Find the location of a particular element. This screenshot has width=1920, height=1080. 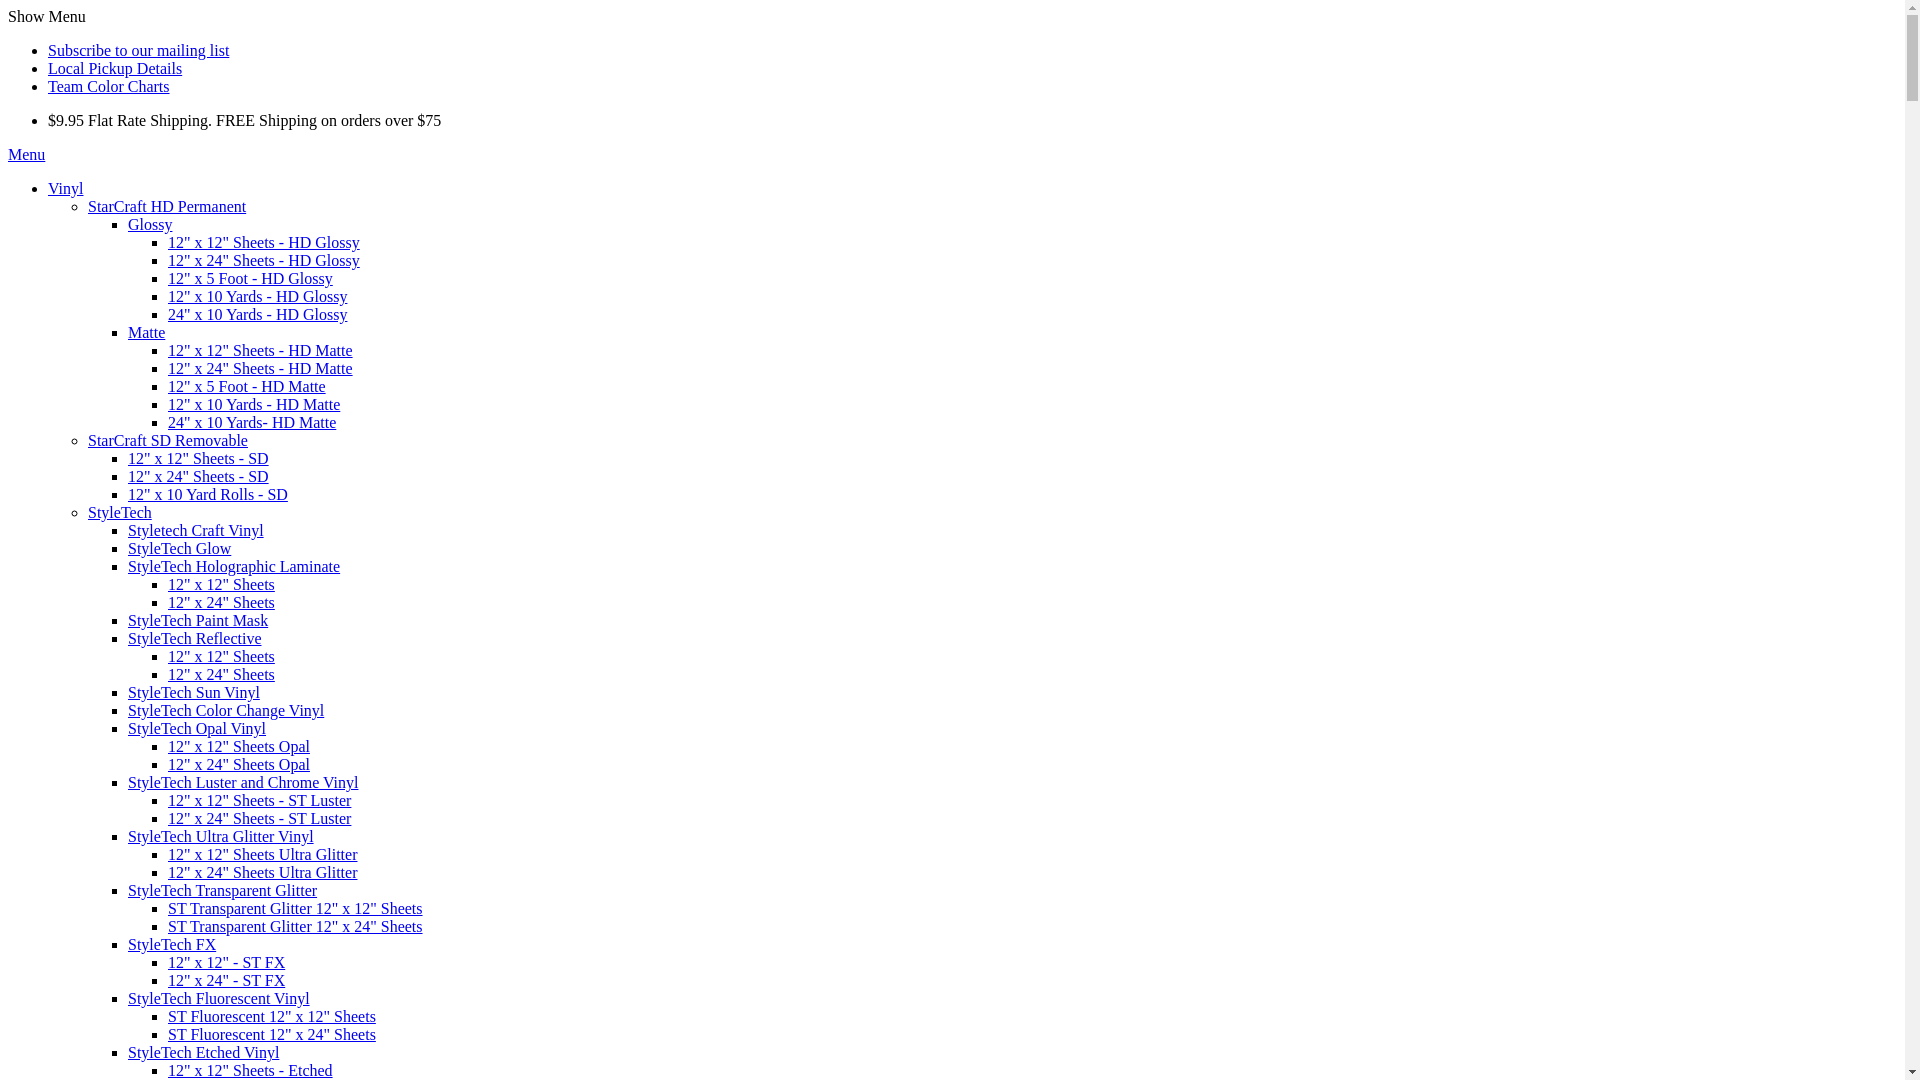

'ST Transparent Glitter 12" x 12" Sheets' is located at coordinates (294, 908).